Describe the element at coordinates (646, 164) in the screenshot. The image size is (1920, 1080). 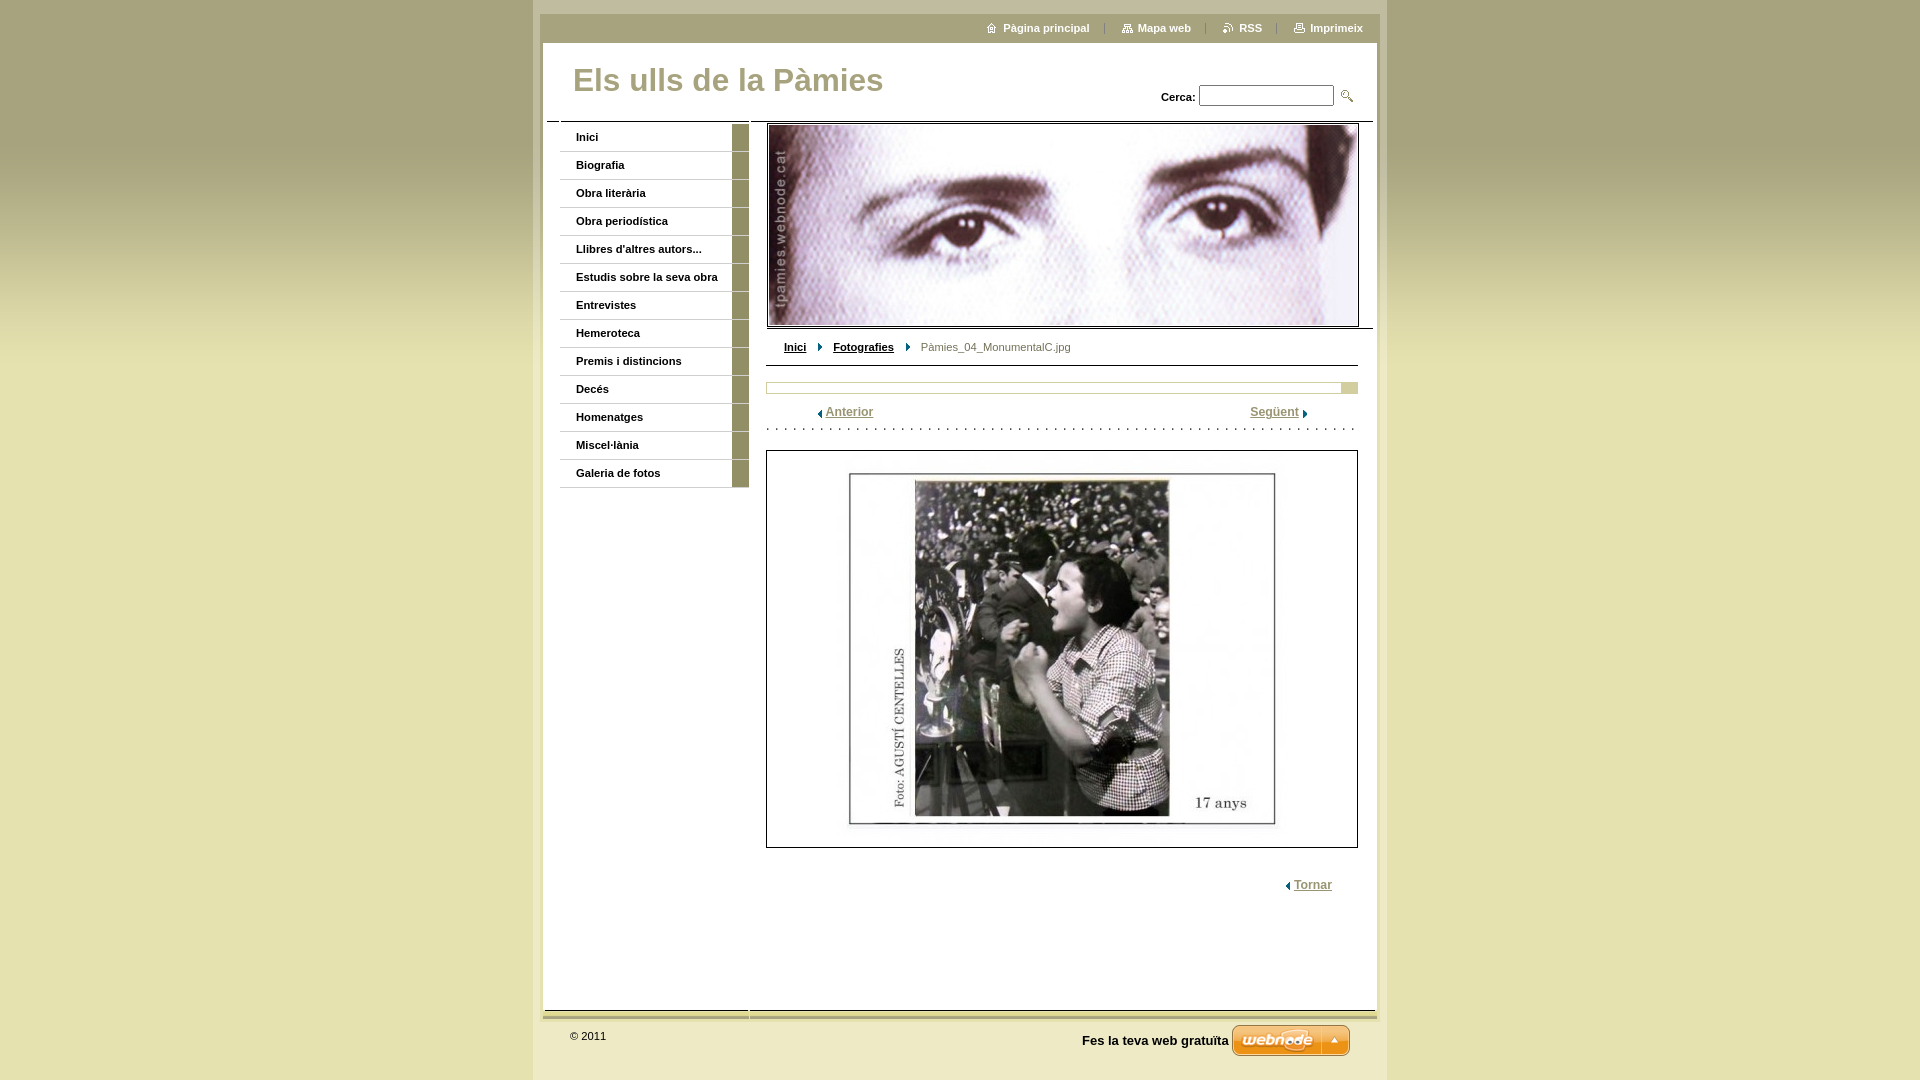
I see `'Biografia'` at that location.